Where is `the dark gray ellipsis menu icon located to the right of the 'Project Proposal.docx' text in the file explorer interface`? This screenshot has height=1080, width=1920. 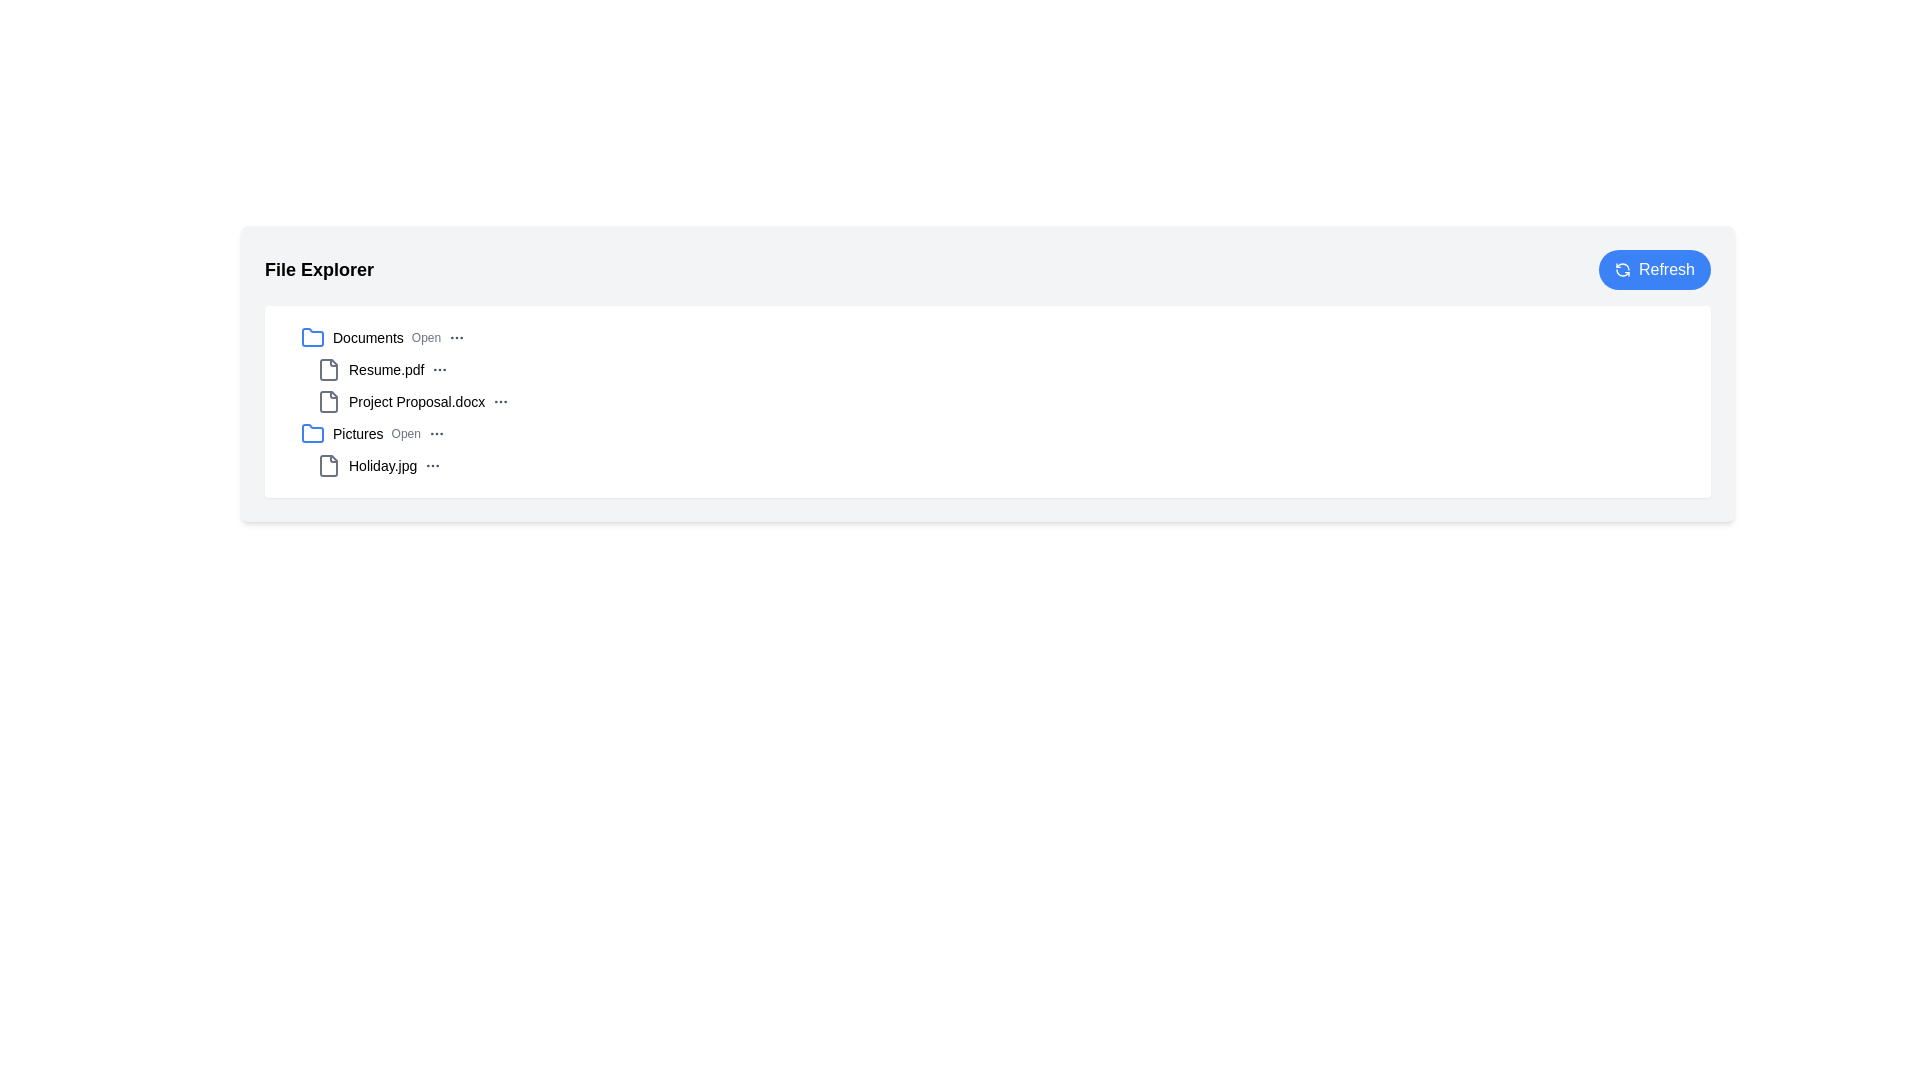 the dark gray ellipsis menu icon located to the right of the 'Project Proposal.docx' text in the file explorer interface is located at coordinates (501, 401).